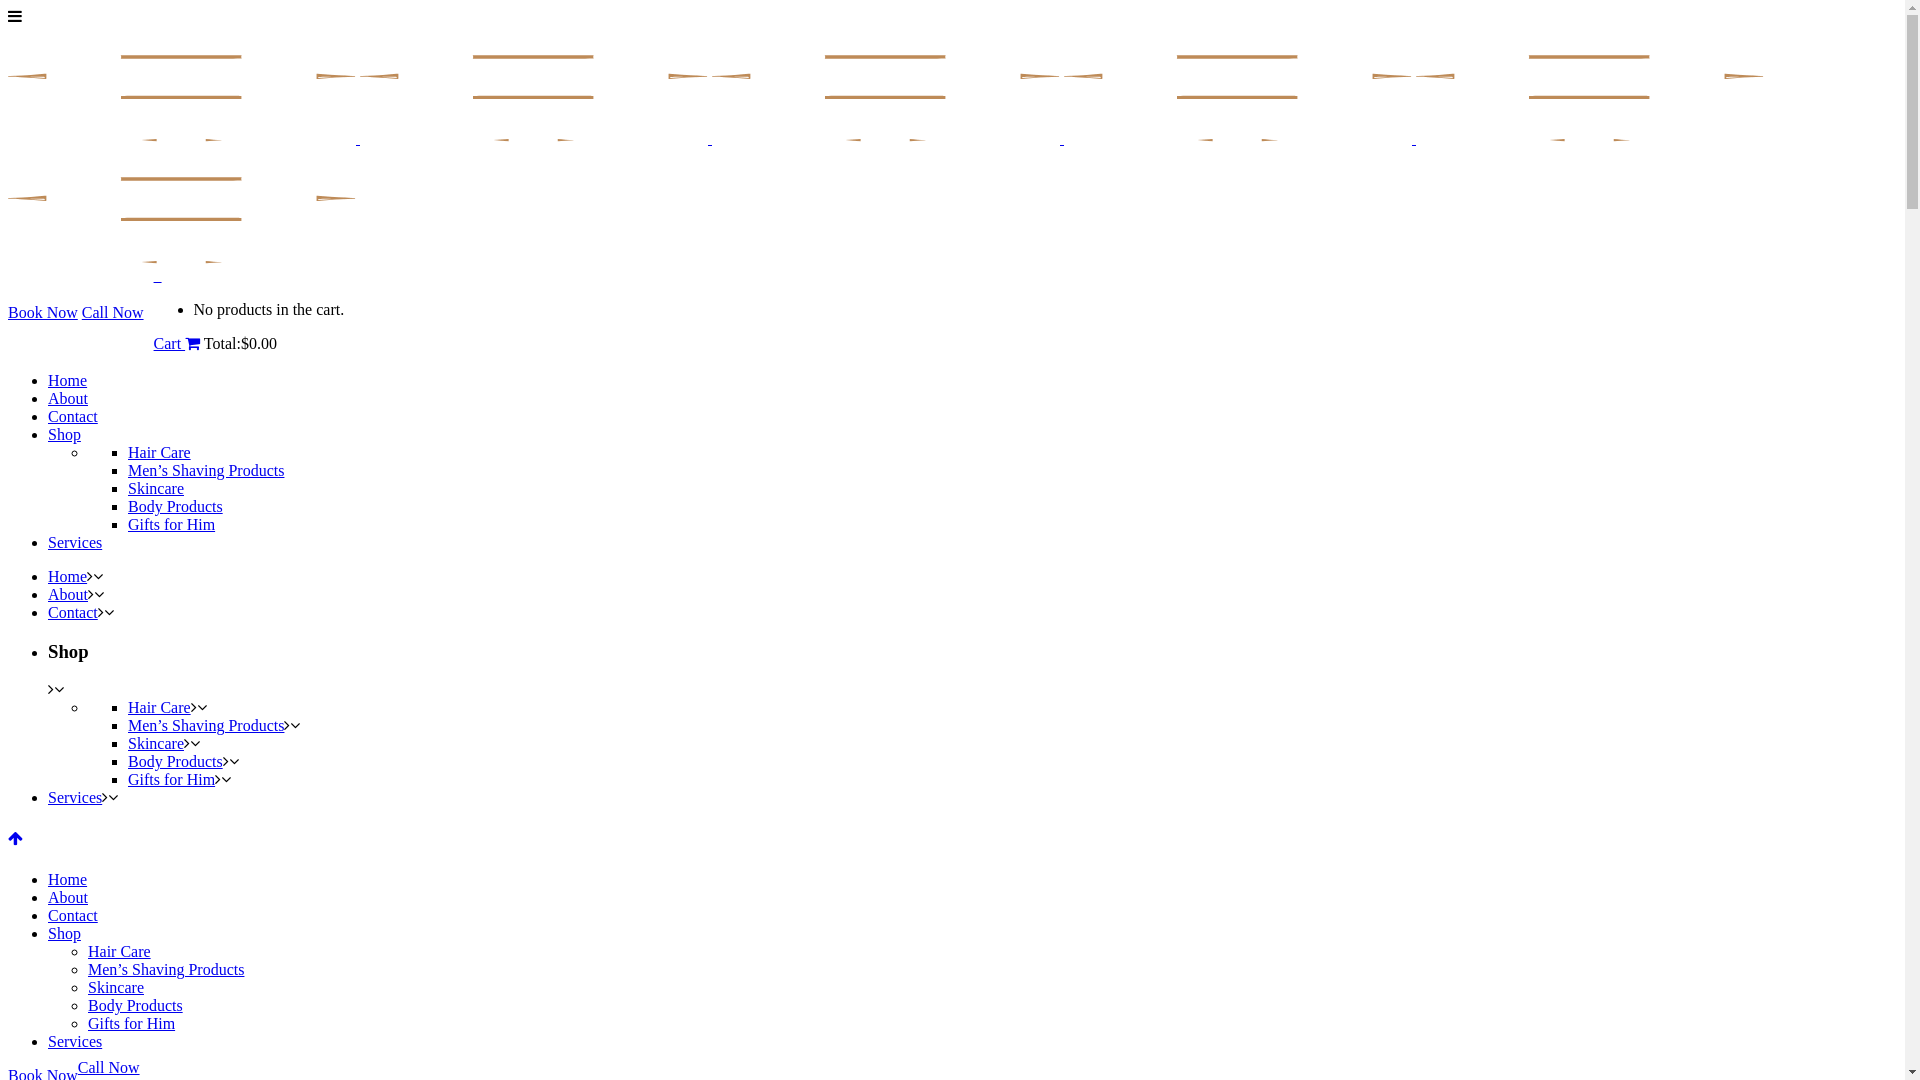  I want to click on 'Contact', so click(48, 415).